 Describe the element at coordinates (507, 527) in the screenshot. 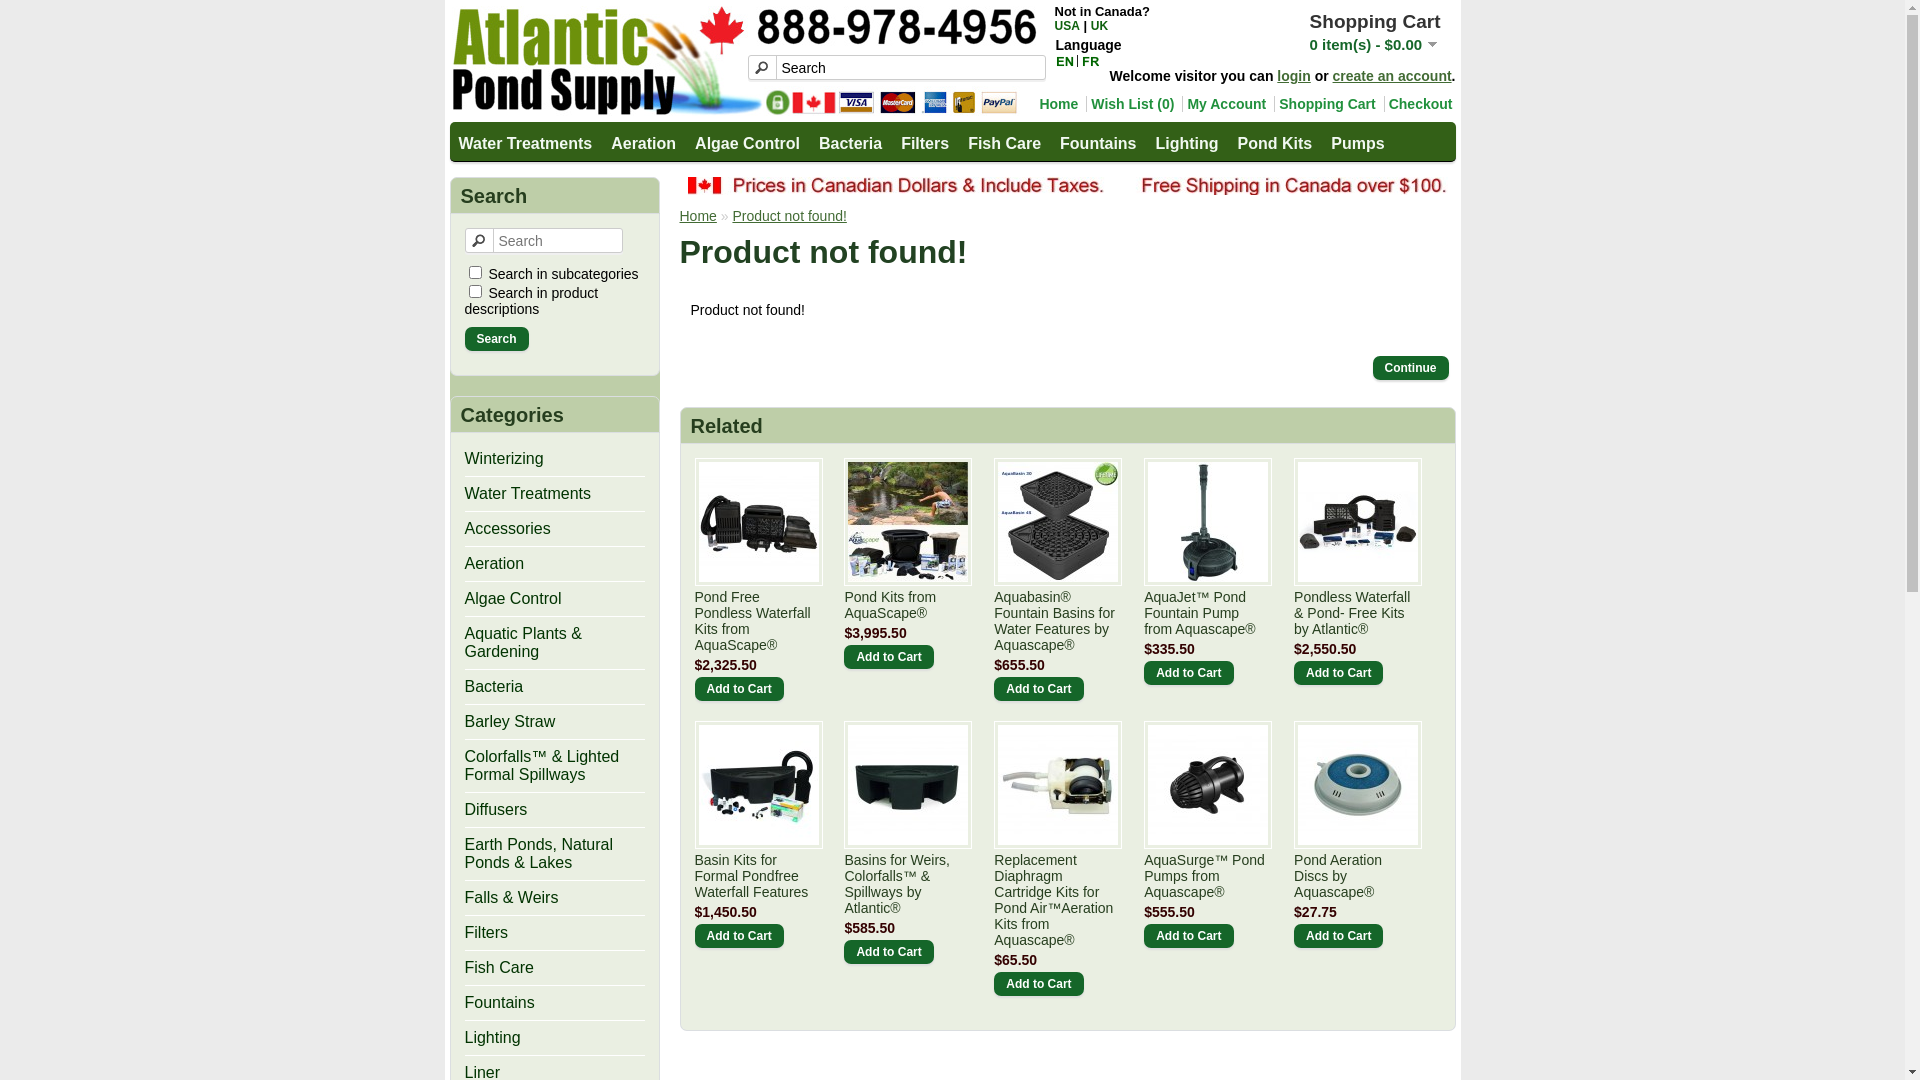

I see `'Accessories'` at that location.